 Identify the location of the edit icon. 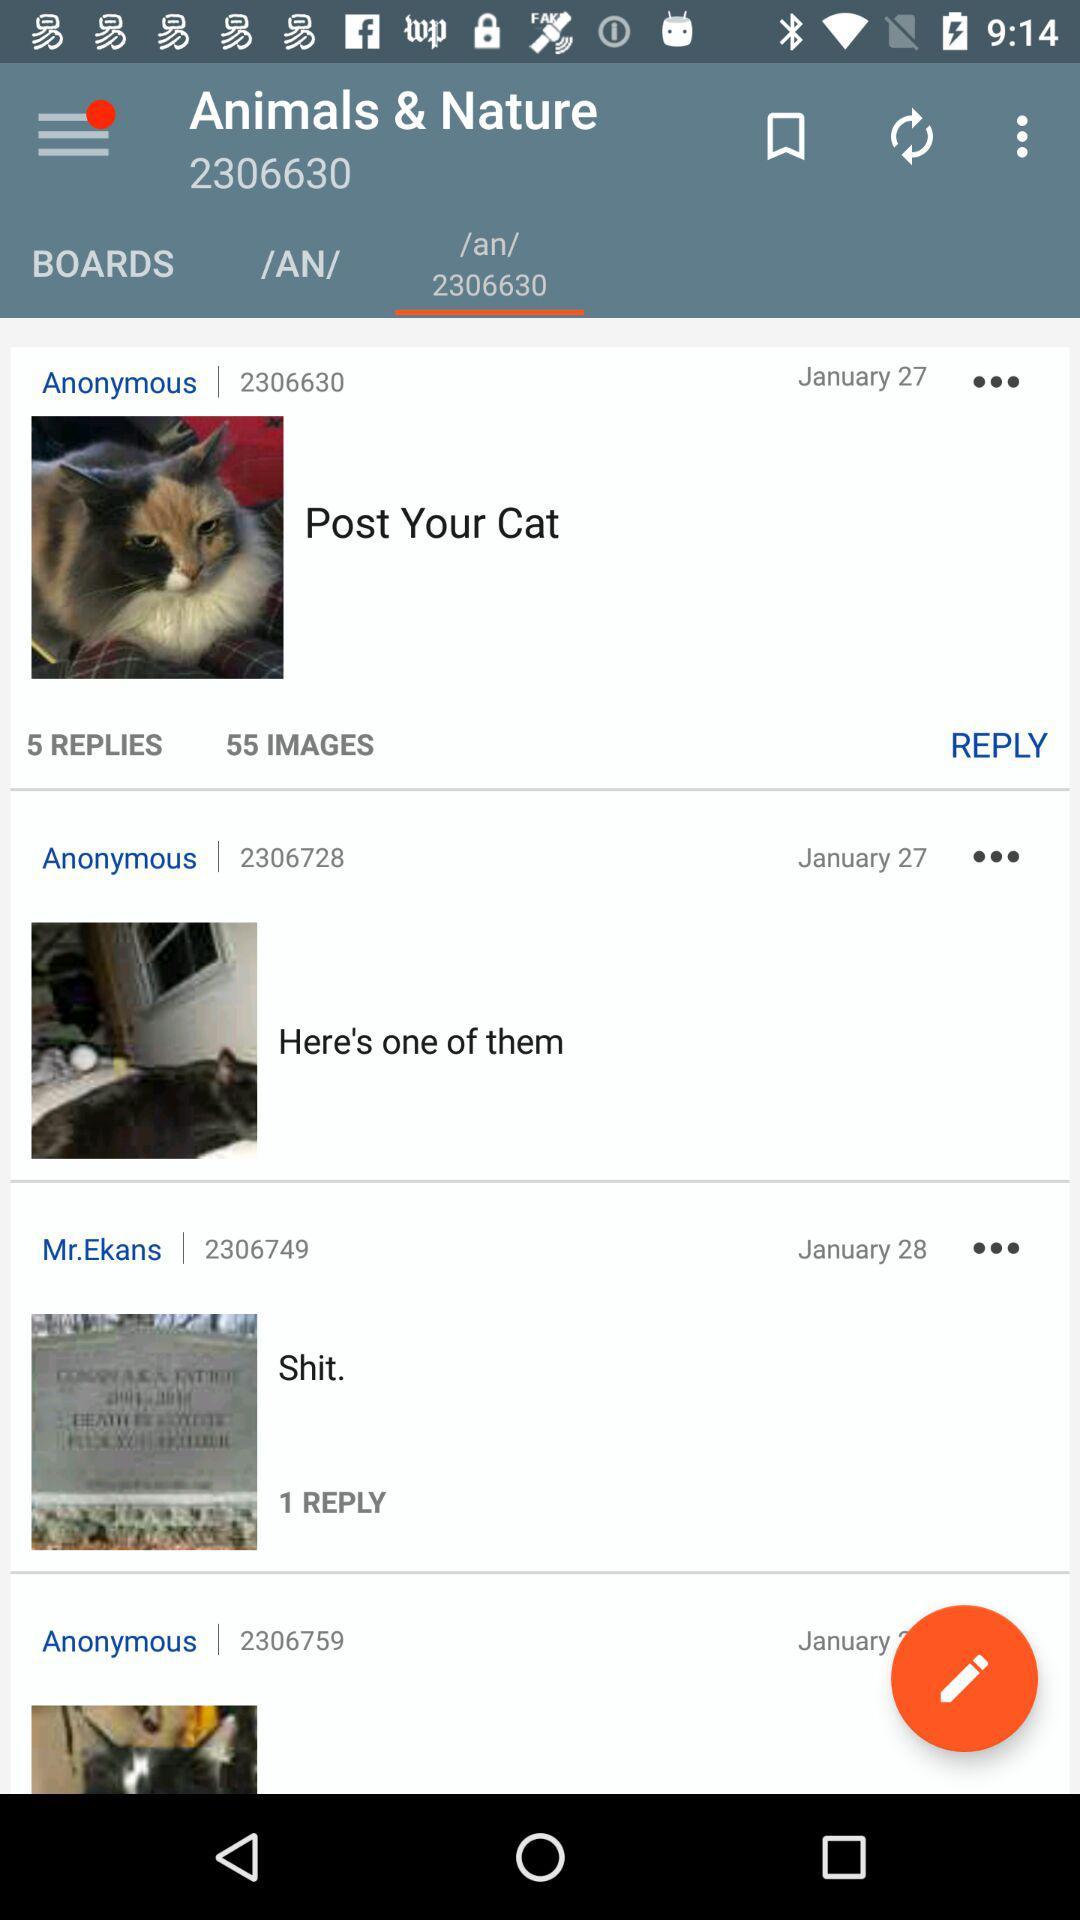
(963, 1678).